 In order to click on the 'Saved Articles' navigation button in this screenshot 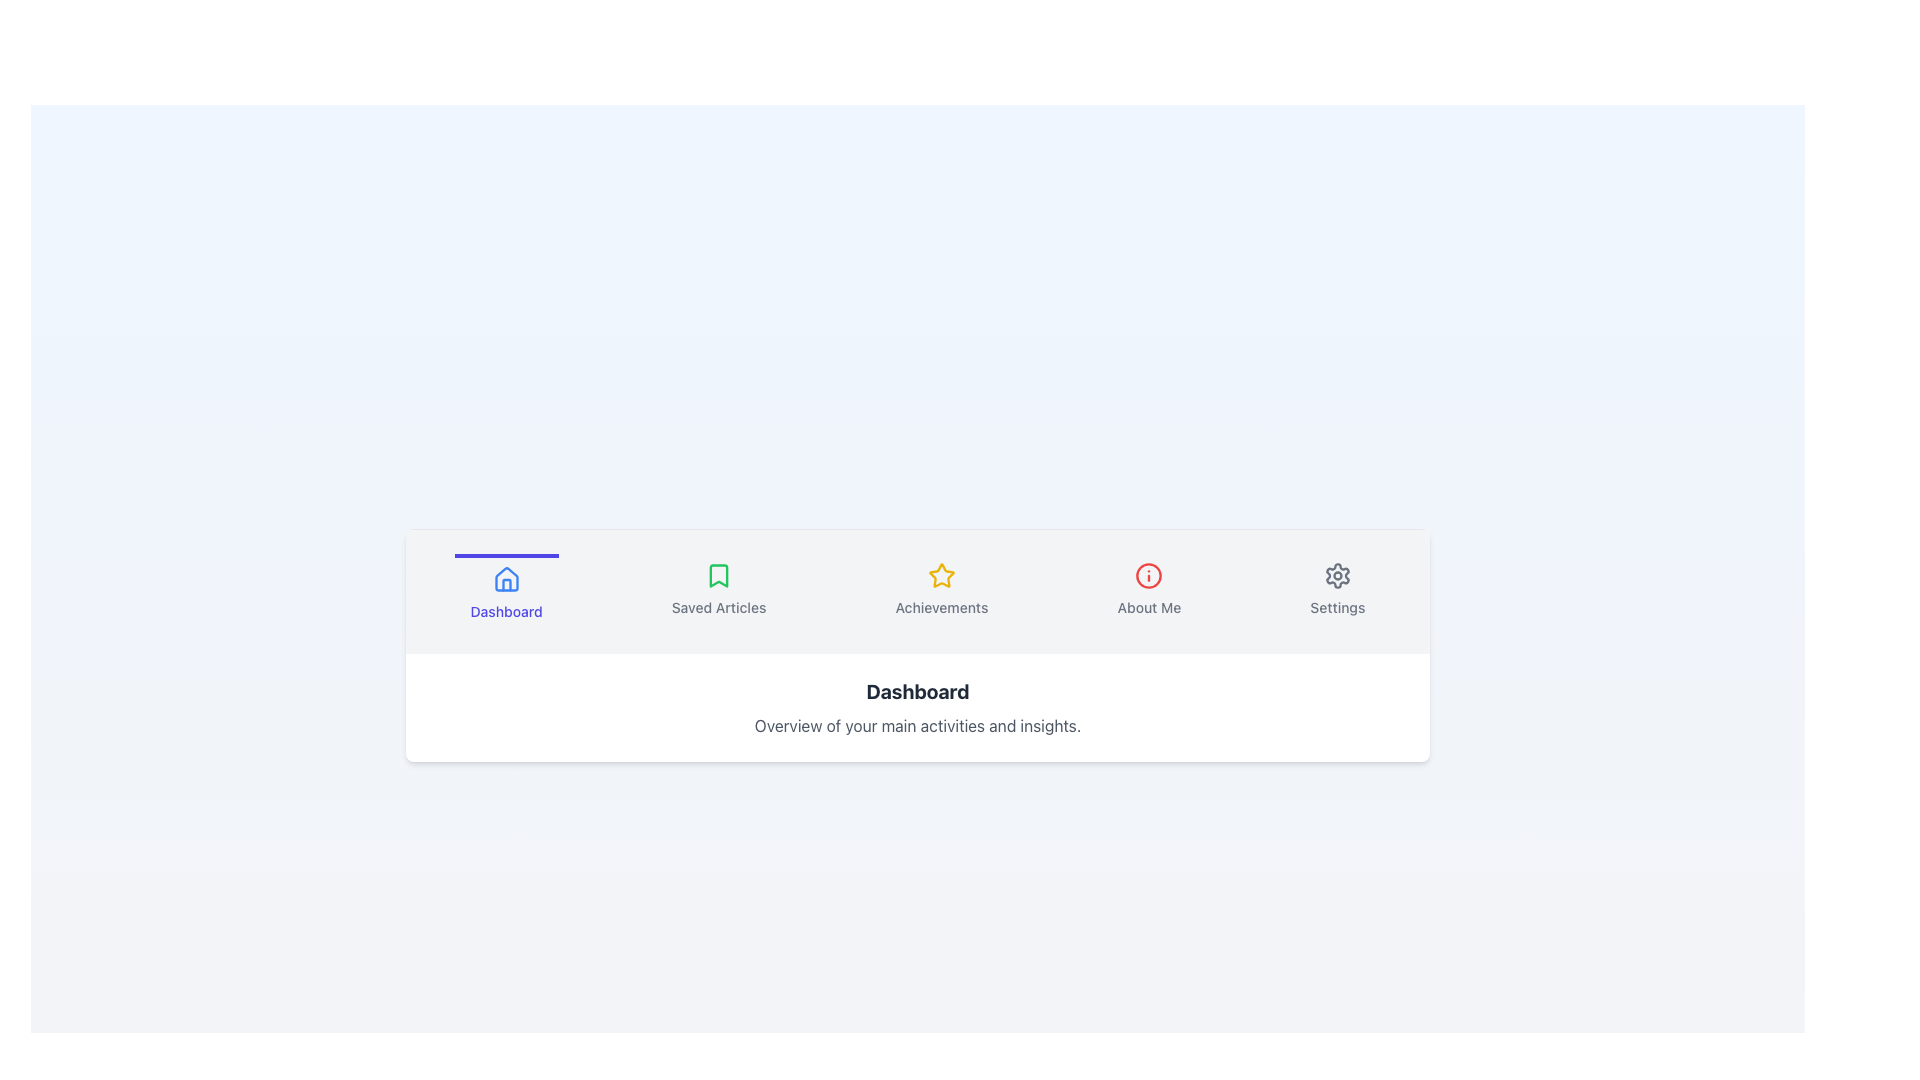, I will do `click(719, 590)`.